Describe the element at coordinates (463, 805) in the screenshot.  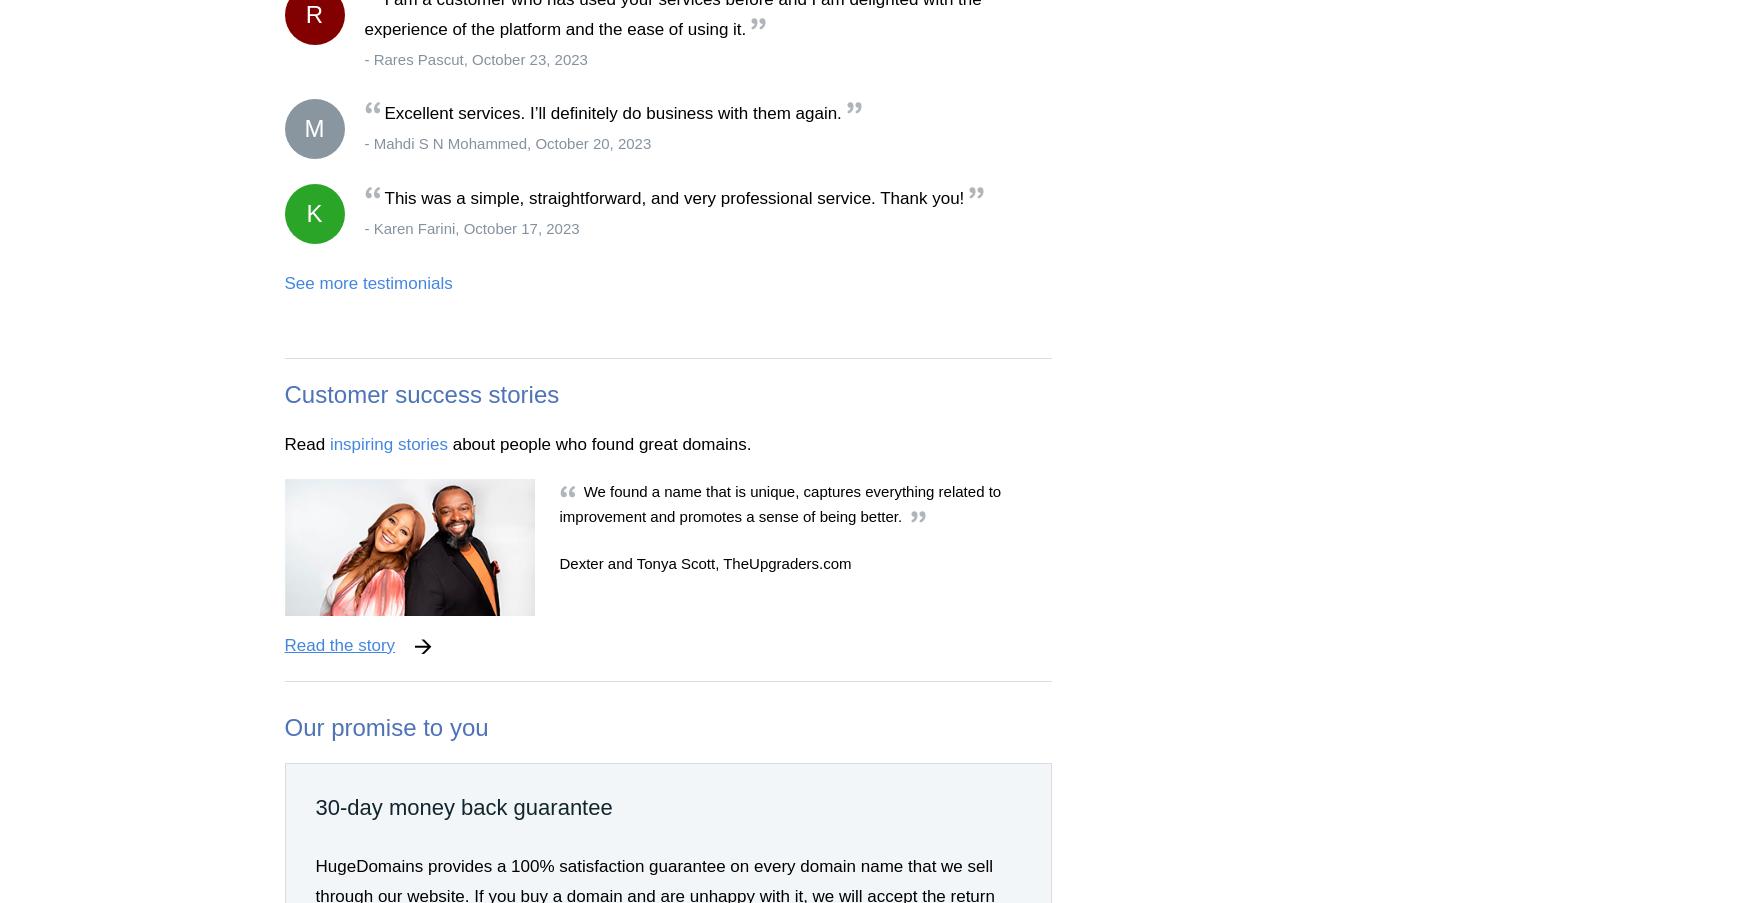
I see `'30-day money back guarantee'` at that location.